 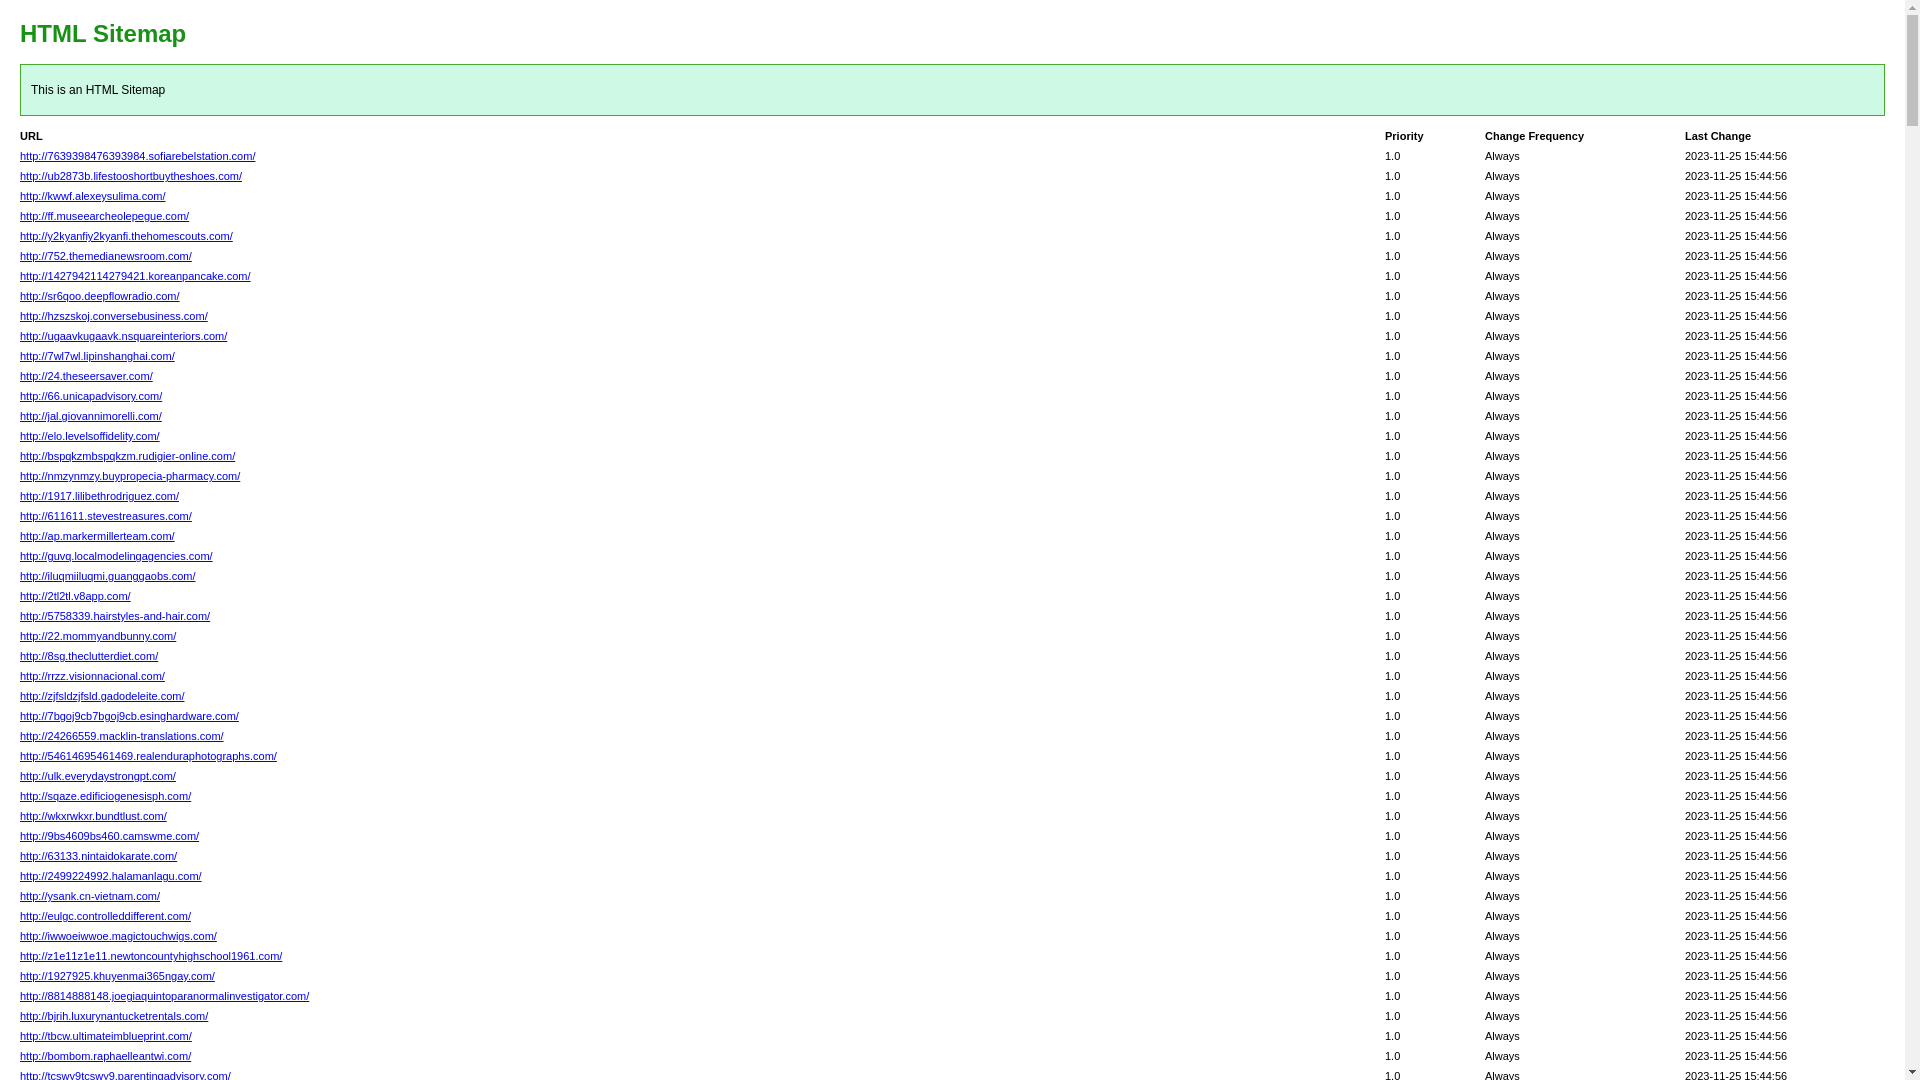 What do you see at coordinates (90, 396) in the screenshot?
I see `'http://66.unicapadvisory.com/'` at bounding box center [90, 396].